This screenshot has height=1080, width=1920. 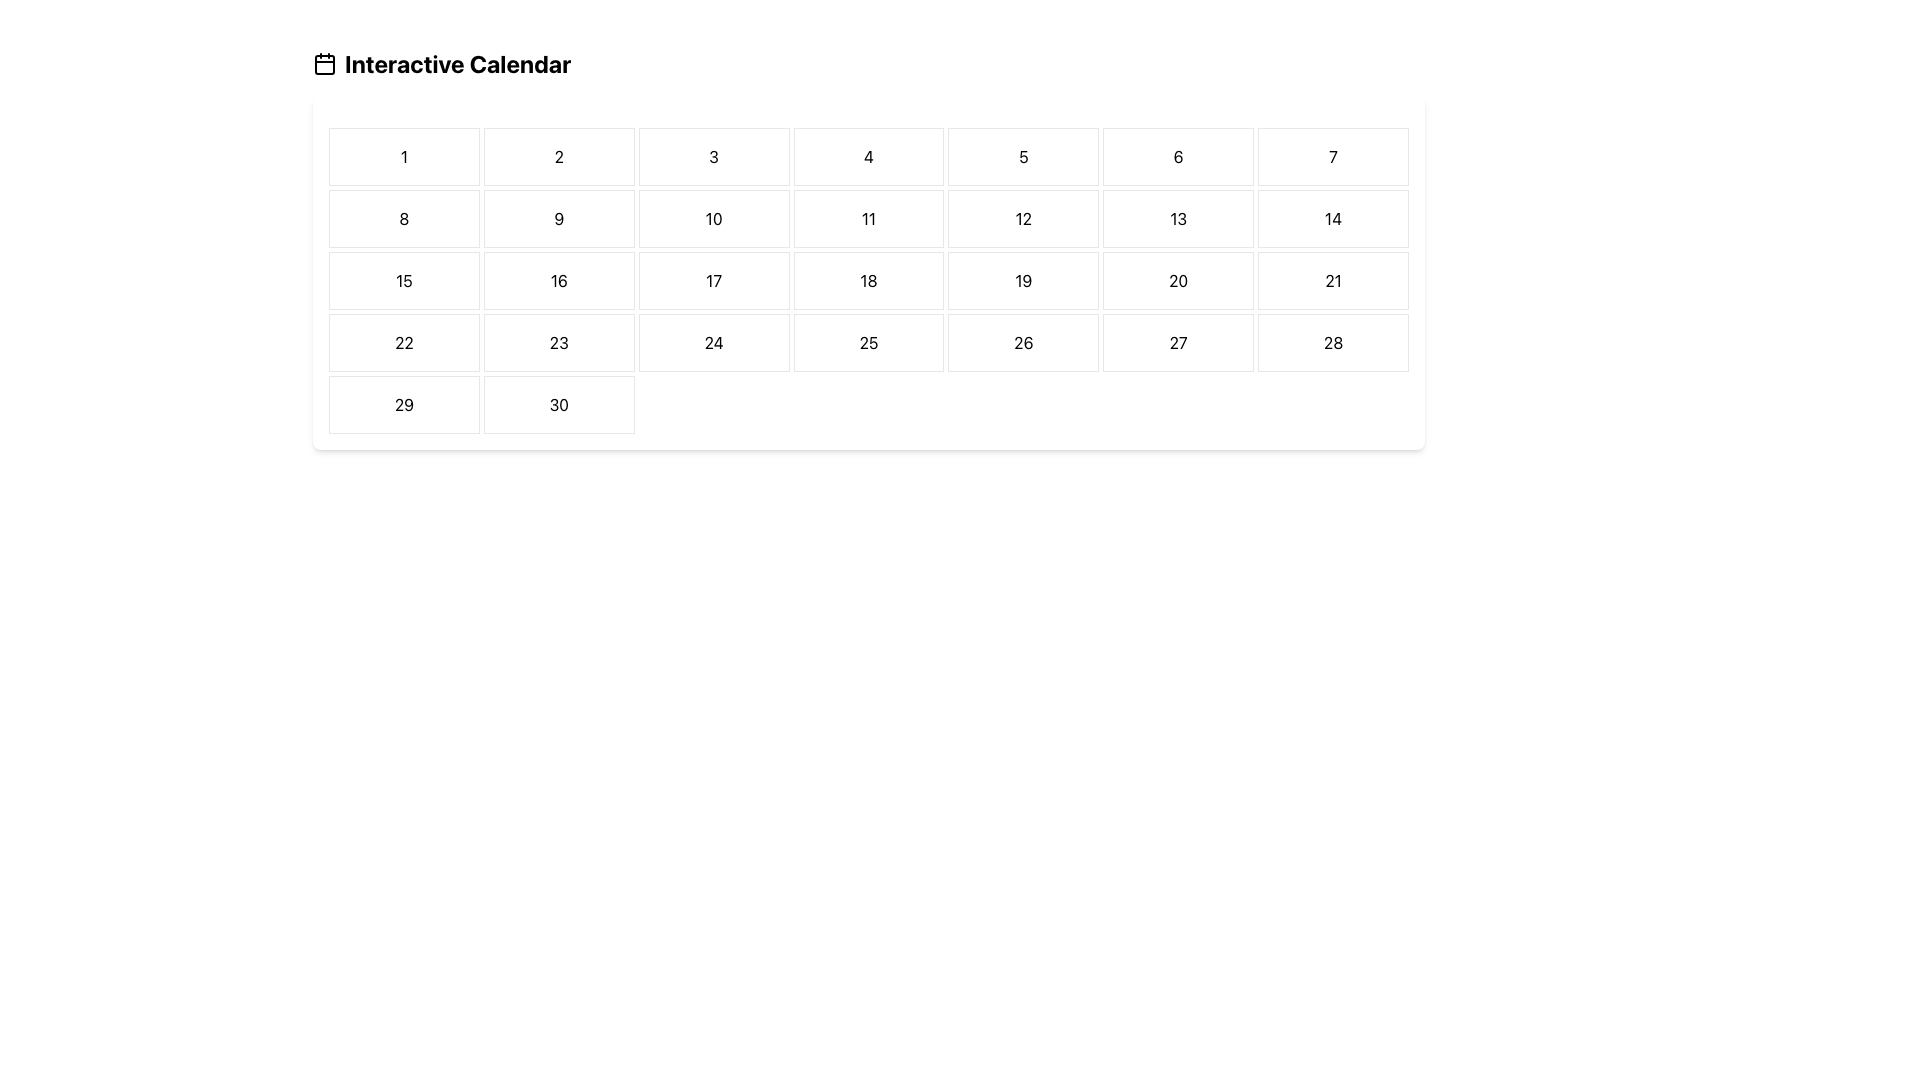 I want to click on the calendar icon SVG that represents the 'Interactive Calendar' section, located to the left of the text label, so click(x=325, y=63).